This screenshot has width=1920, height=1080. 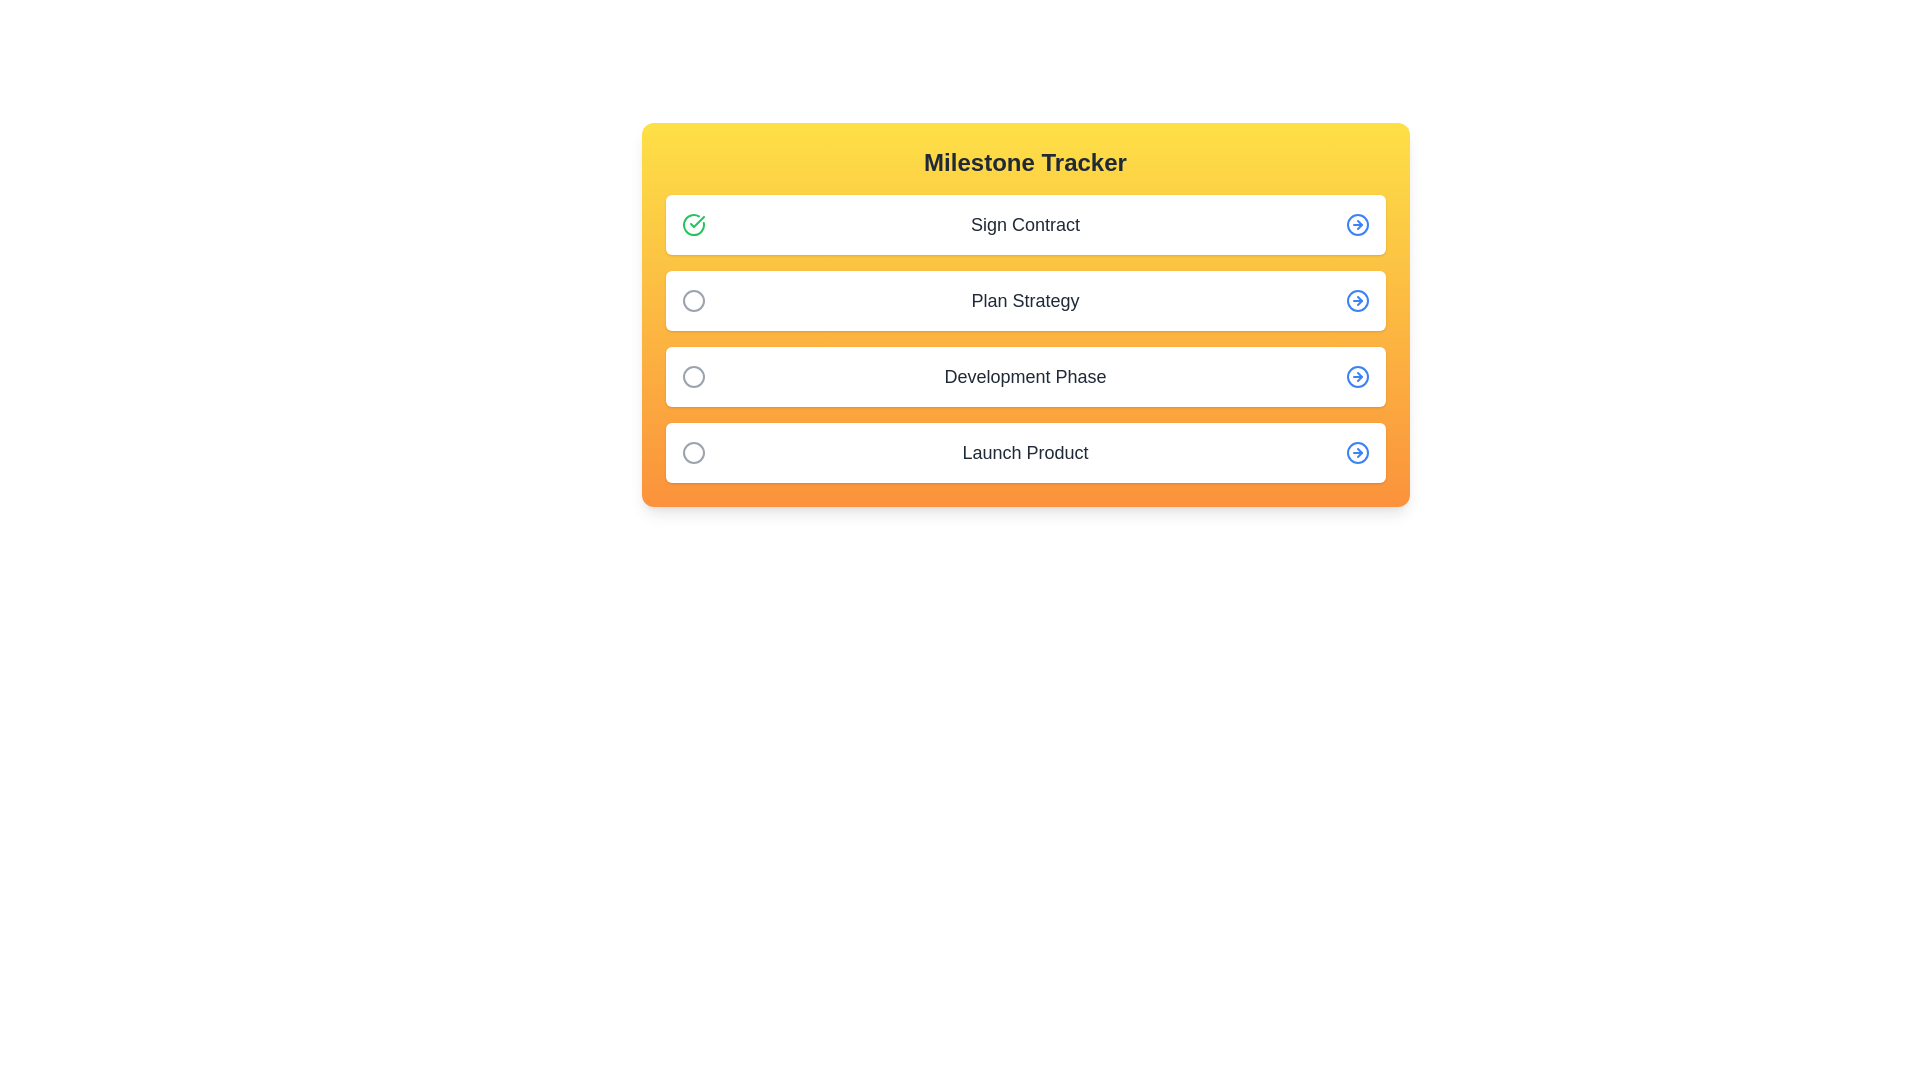 What do you see at coordinates (693, 224) in the screenshot?
I see `the green-stroked circular arc of the checkmark icon within the first list item of the 'Milestone Tracker' component` at bounding box center [693, 224].